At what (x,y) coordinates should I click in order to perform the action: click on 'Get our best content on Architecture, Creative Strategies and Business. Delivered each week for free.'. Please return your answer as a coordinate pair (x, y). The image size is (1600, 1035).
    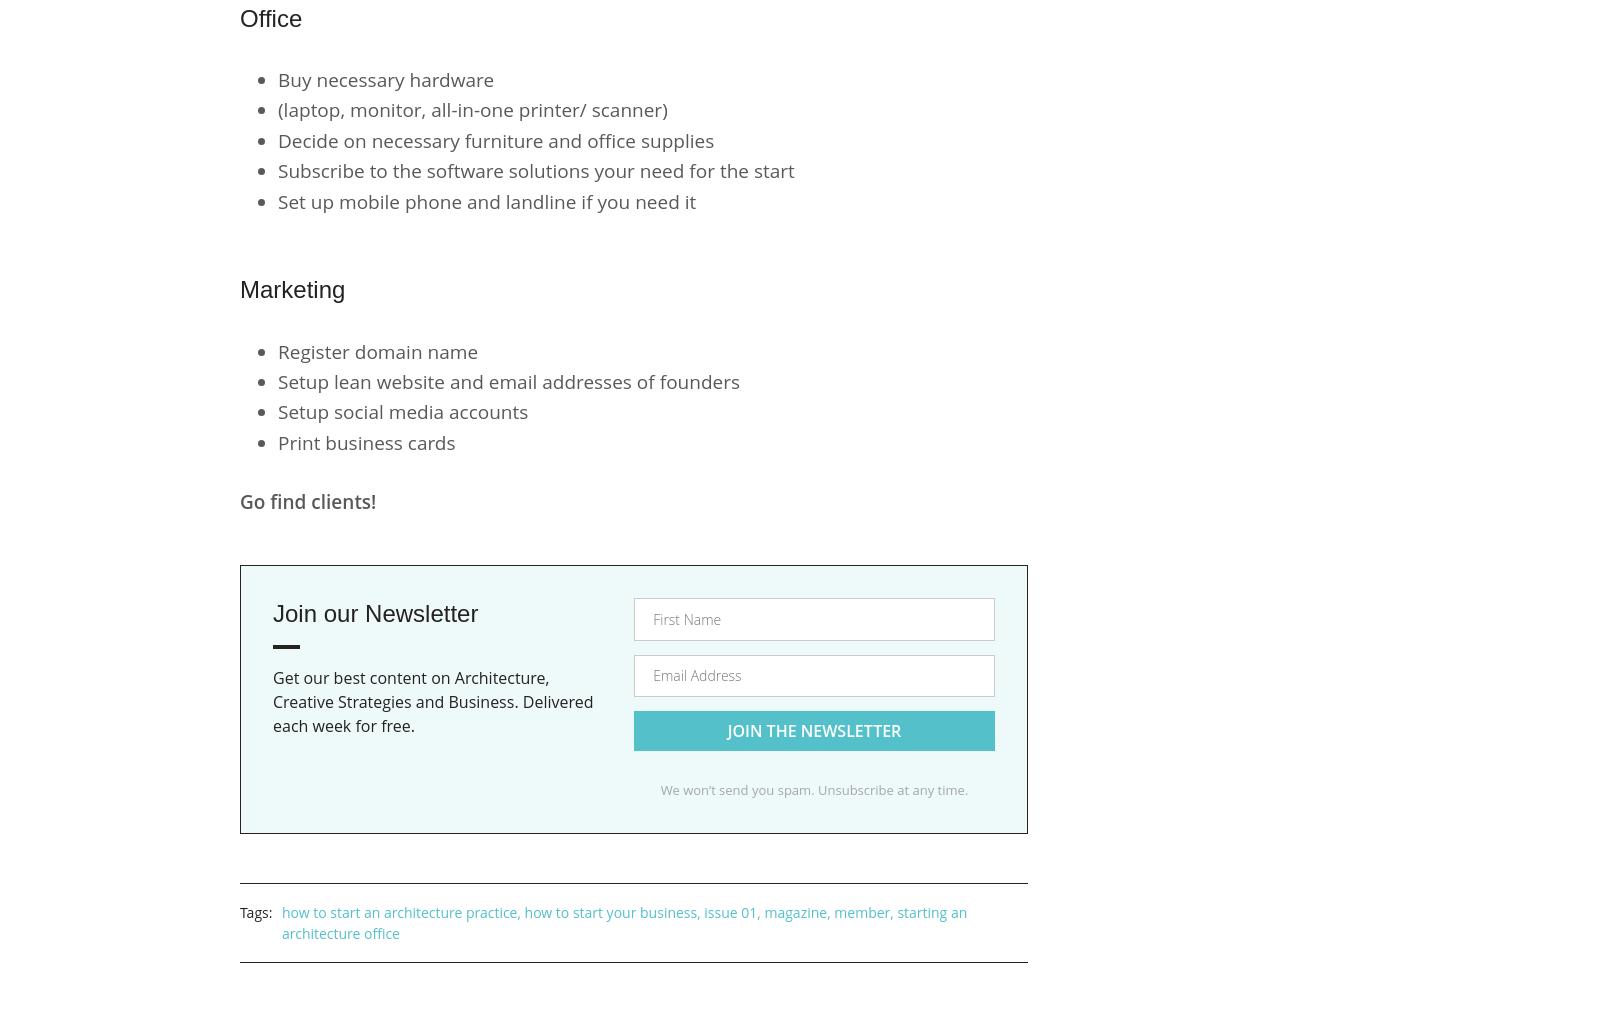
    Looking at the image, I should click on (431, 701).